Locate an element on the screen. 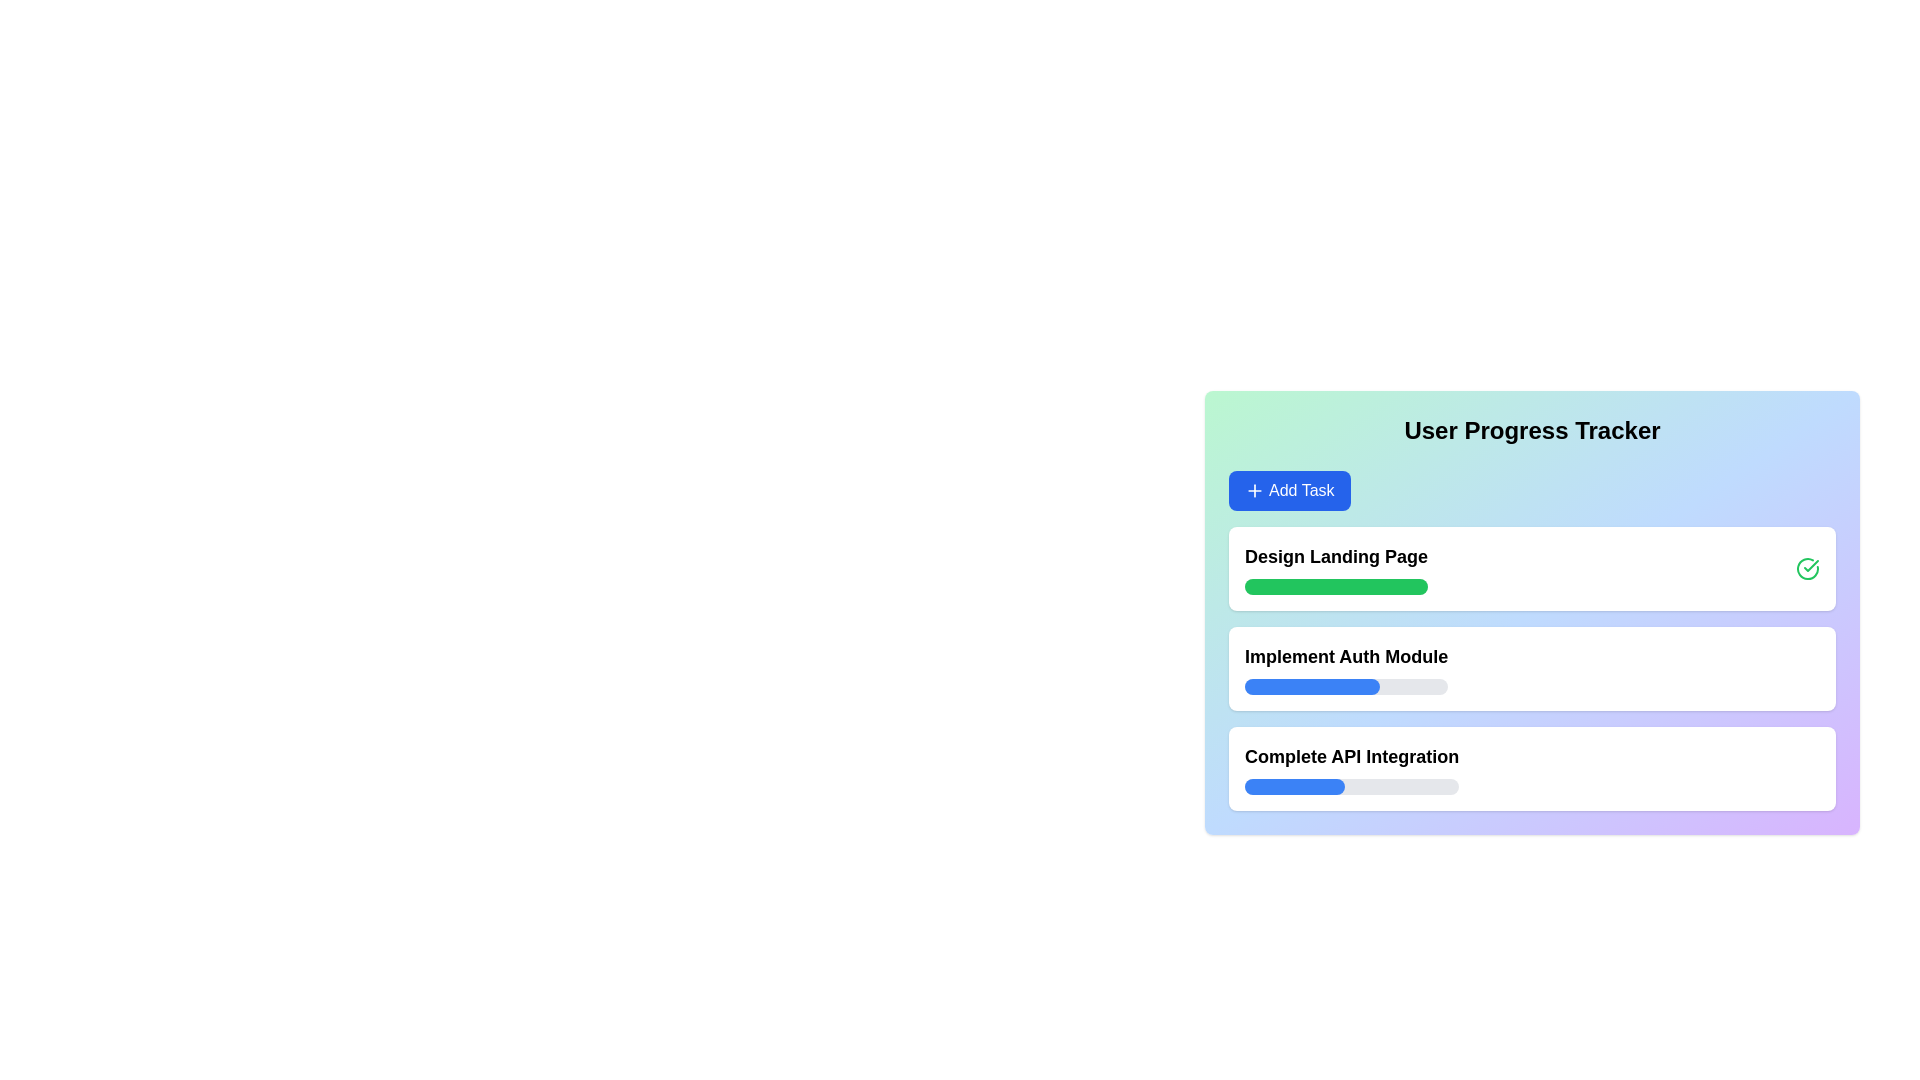  the Task card labeled 'Implement Auth Module', which contains a progress bar indicating the task's completion status, located in the 'User Progress Tracker' section is located at coordinates (1531, 668).